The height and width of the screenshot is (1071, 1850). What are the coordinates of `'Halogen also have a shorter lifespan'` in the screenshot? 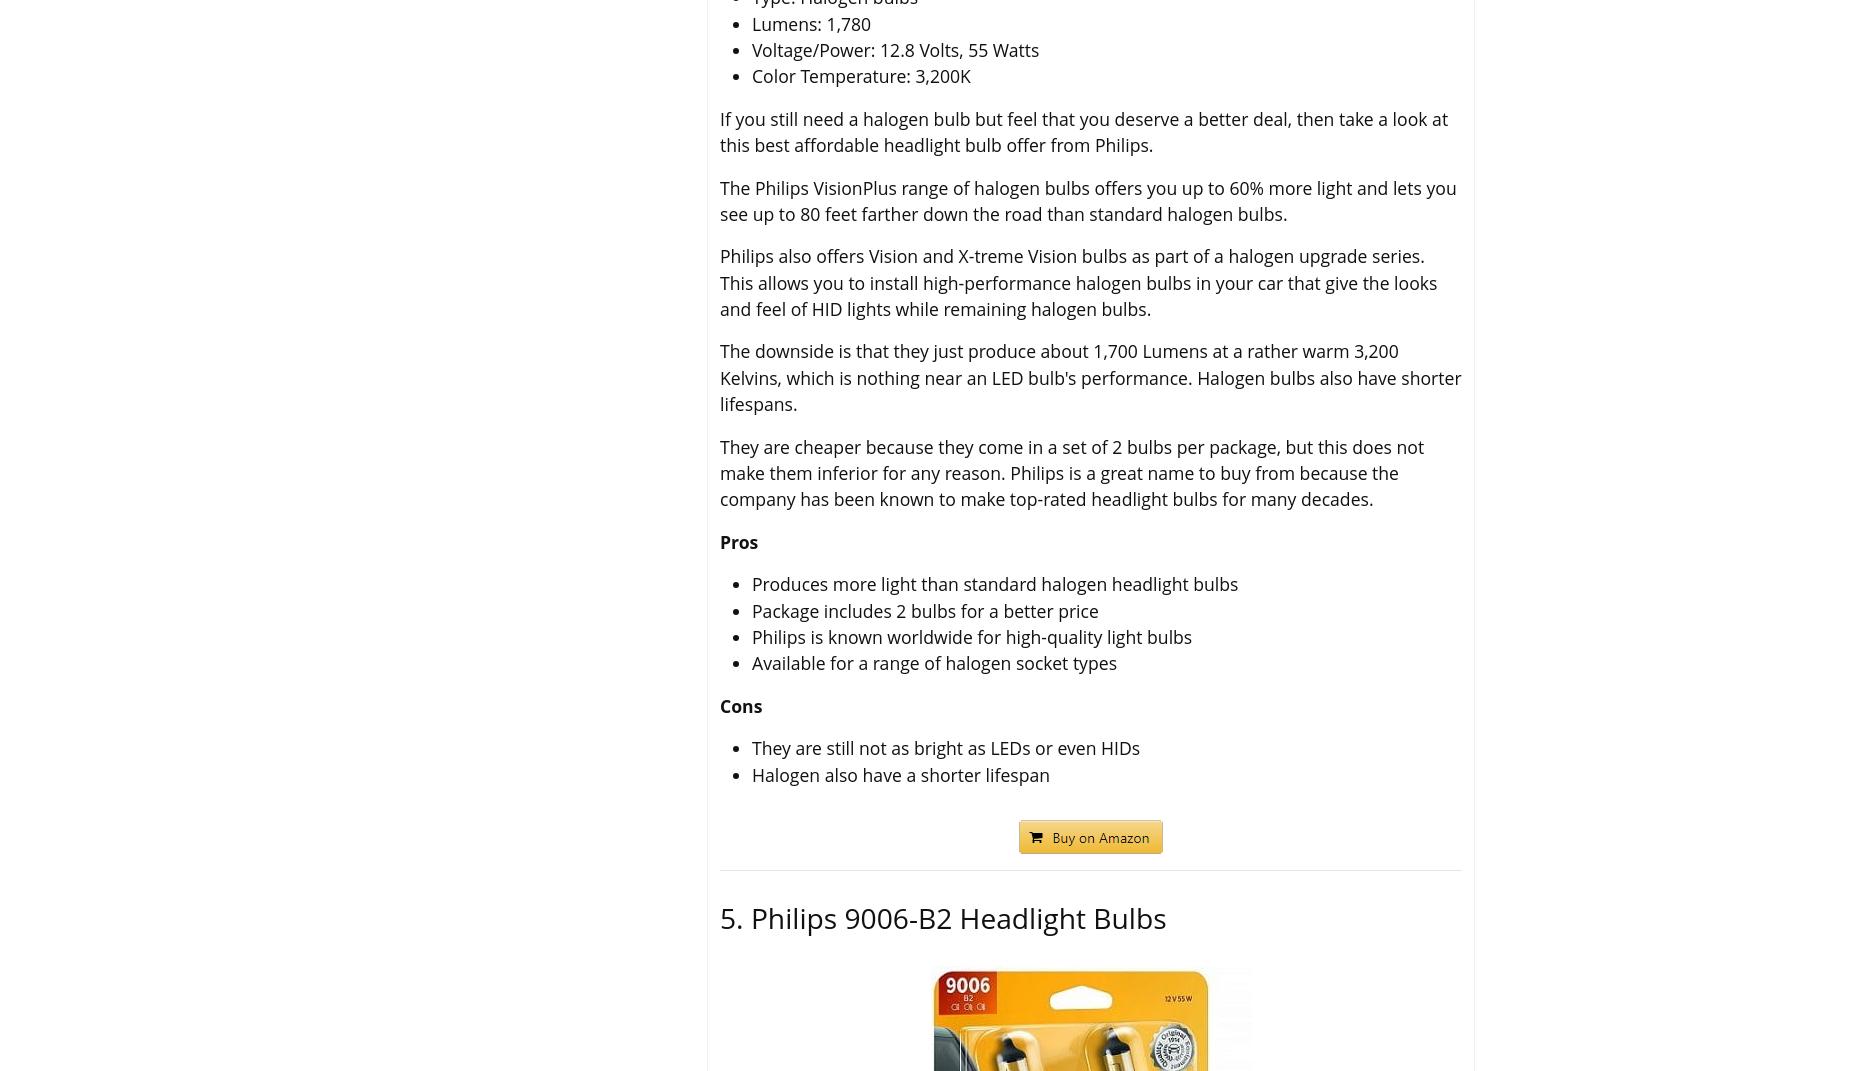 It's located at (900, 773).